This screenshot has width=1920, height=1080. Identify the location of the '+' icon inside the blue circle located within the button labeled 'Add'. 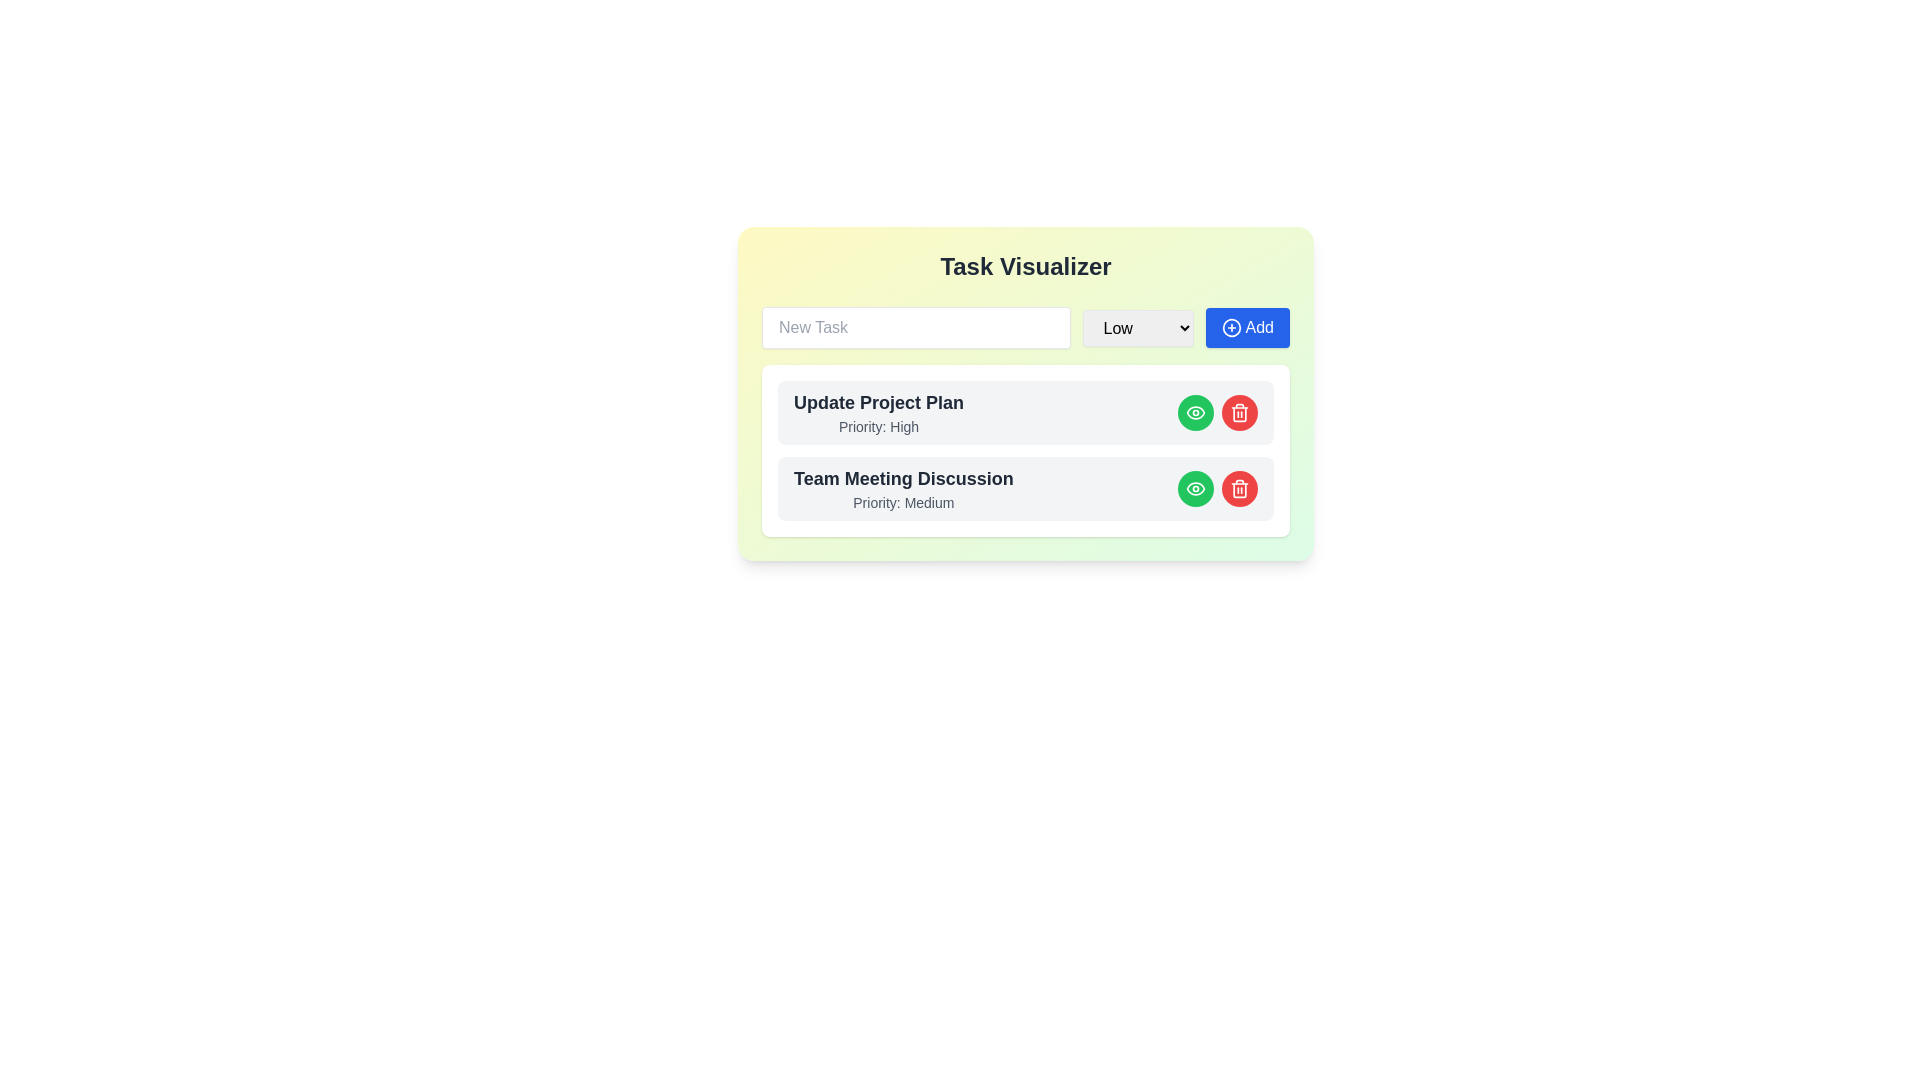
(1230, 326).